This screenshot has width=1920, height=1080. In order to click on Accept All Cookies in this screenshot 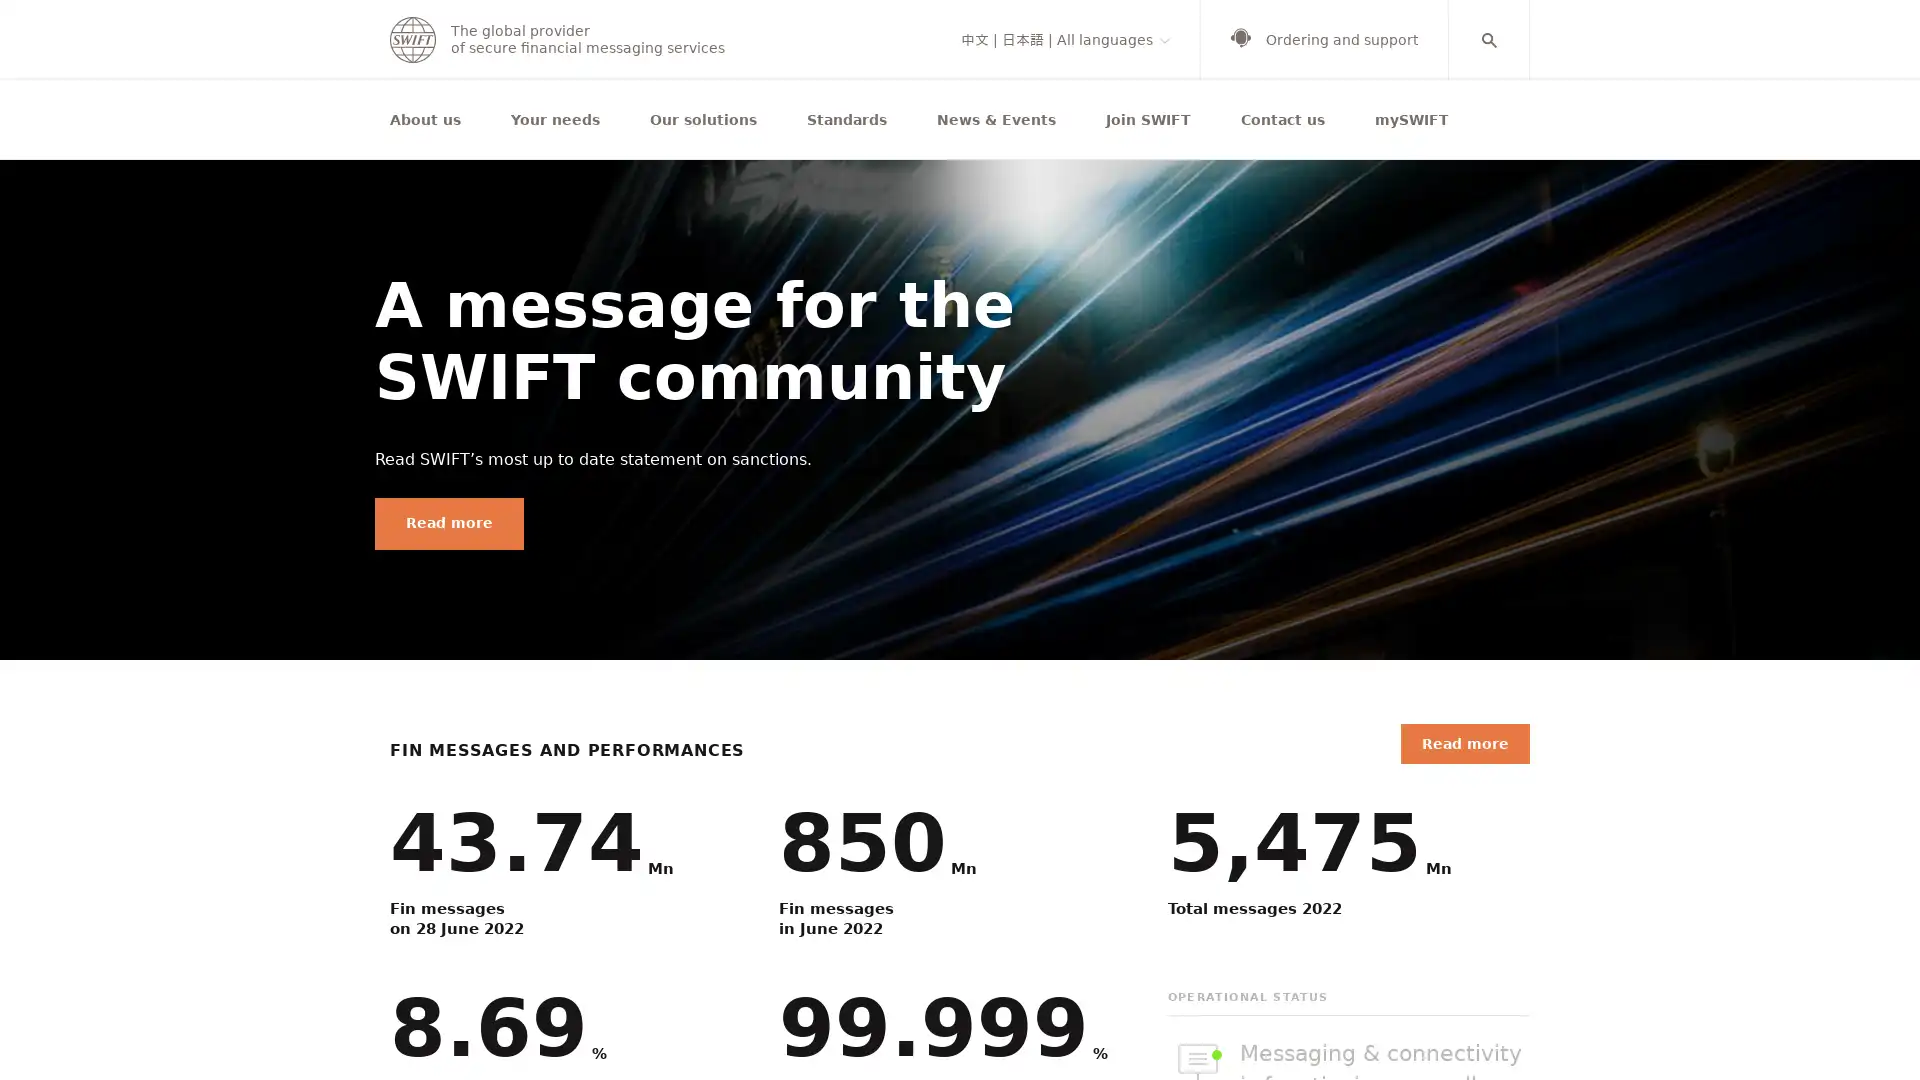, I will do `click(1625, 1019)`.